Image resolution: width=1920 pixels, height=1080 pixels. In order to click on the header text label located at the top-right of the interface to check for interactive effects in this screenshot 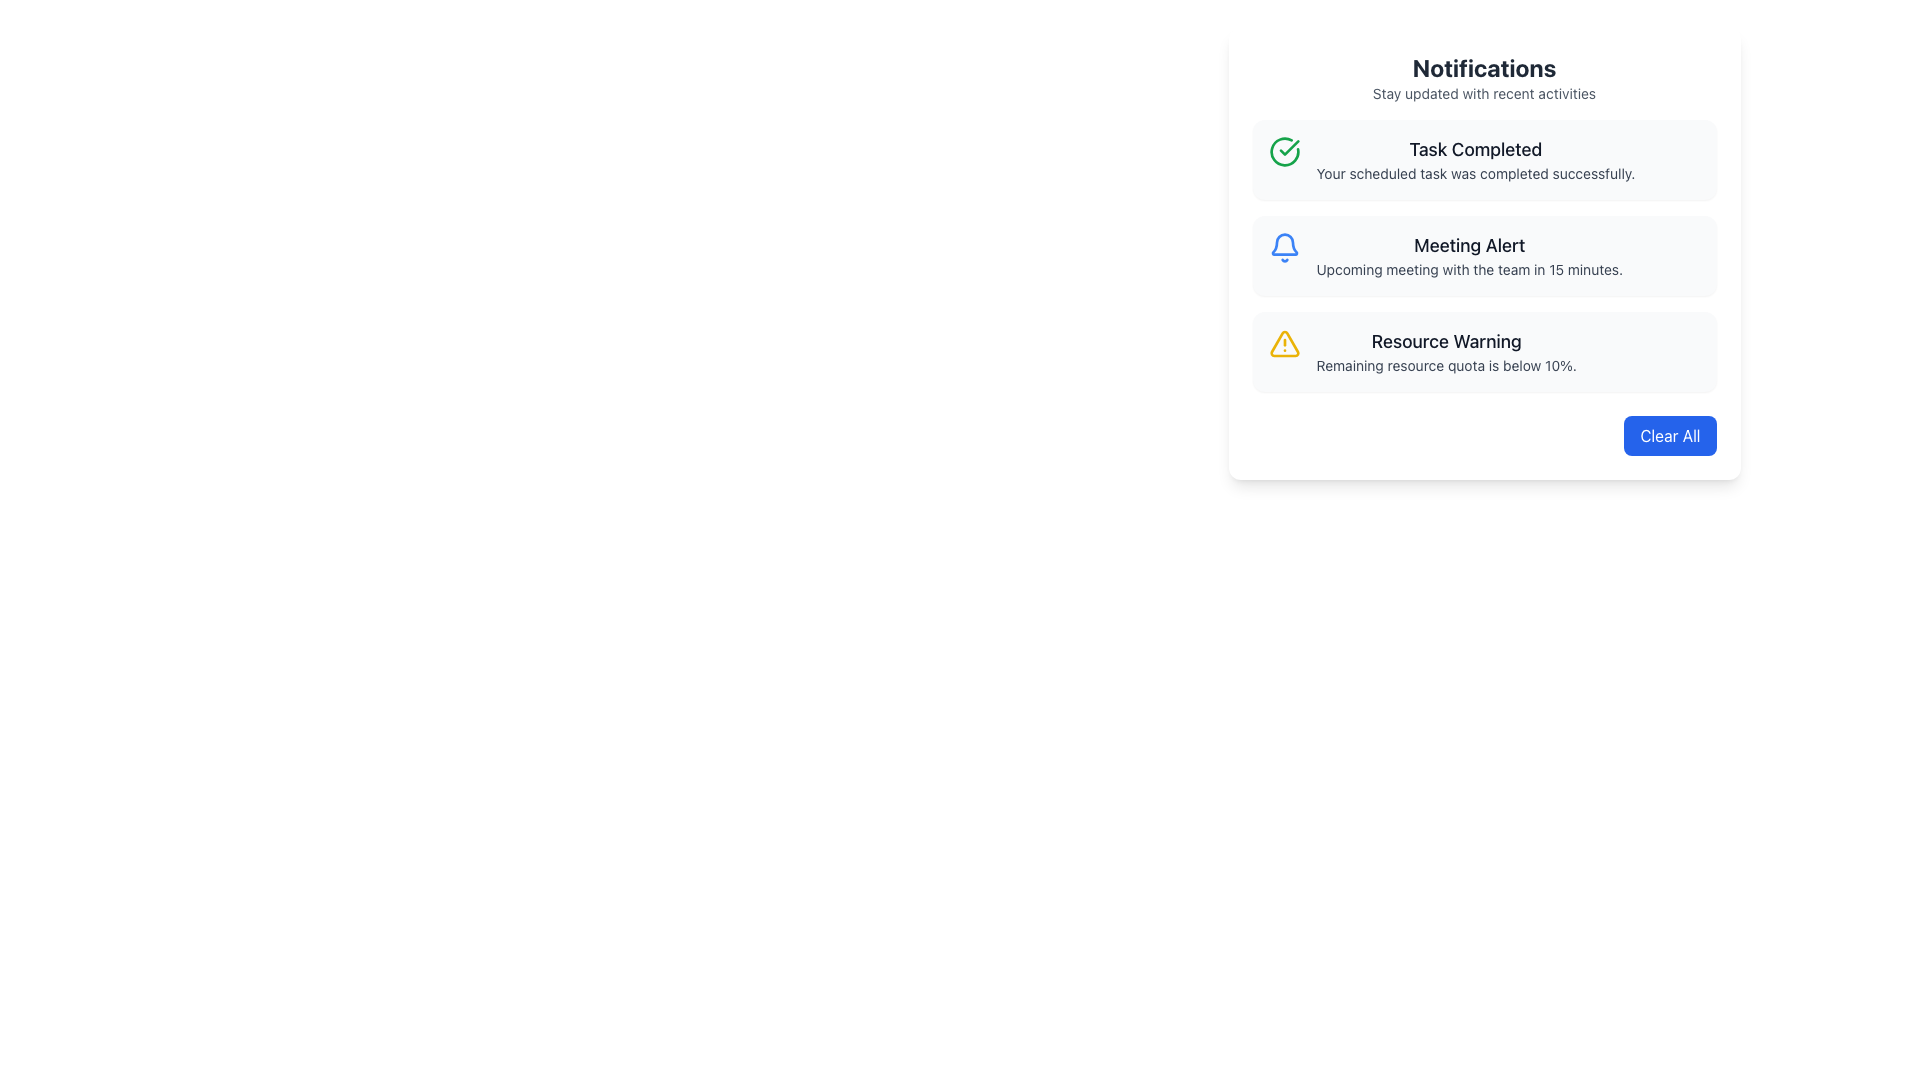, I will do `click(1484, 67)`.